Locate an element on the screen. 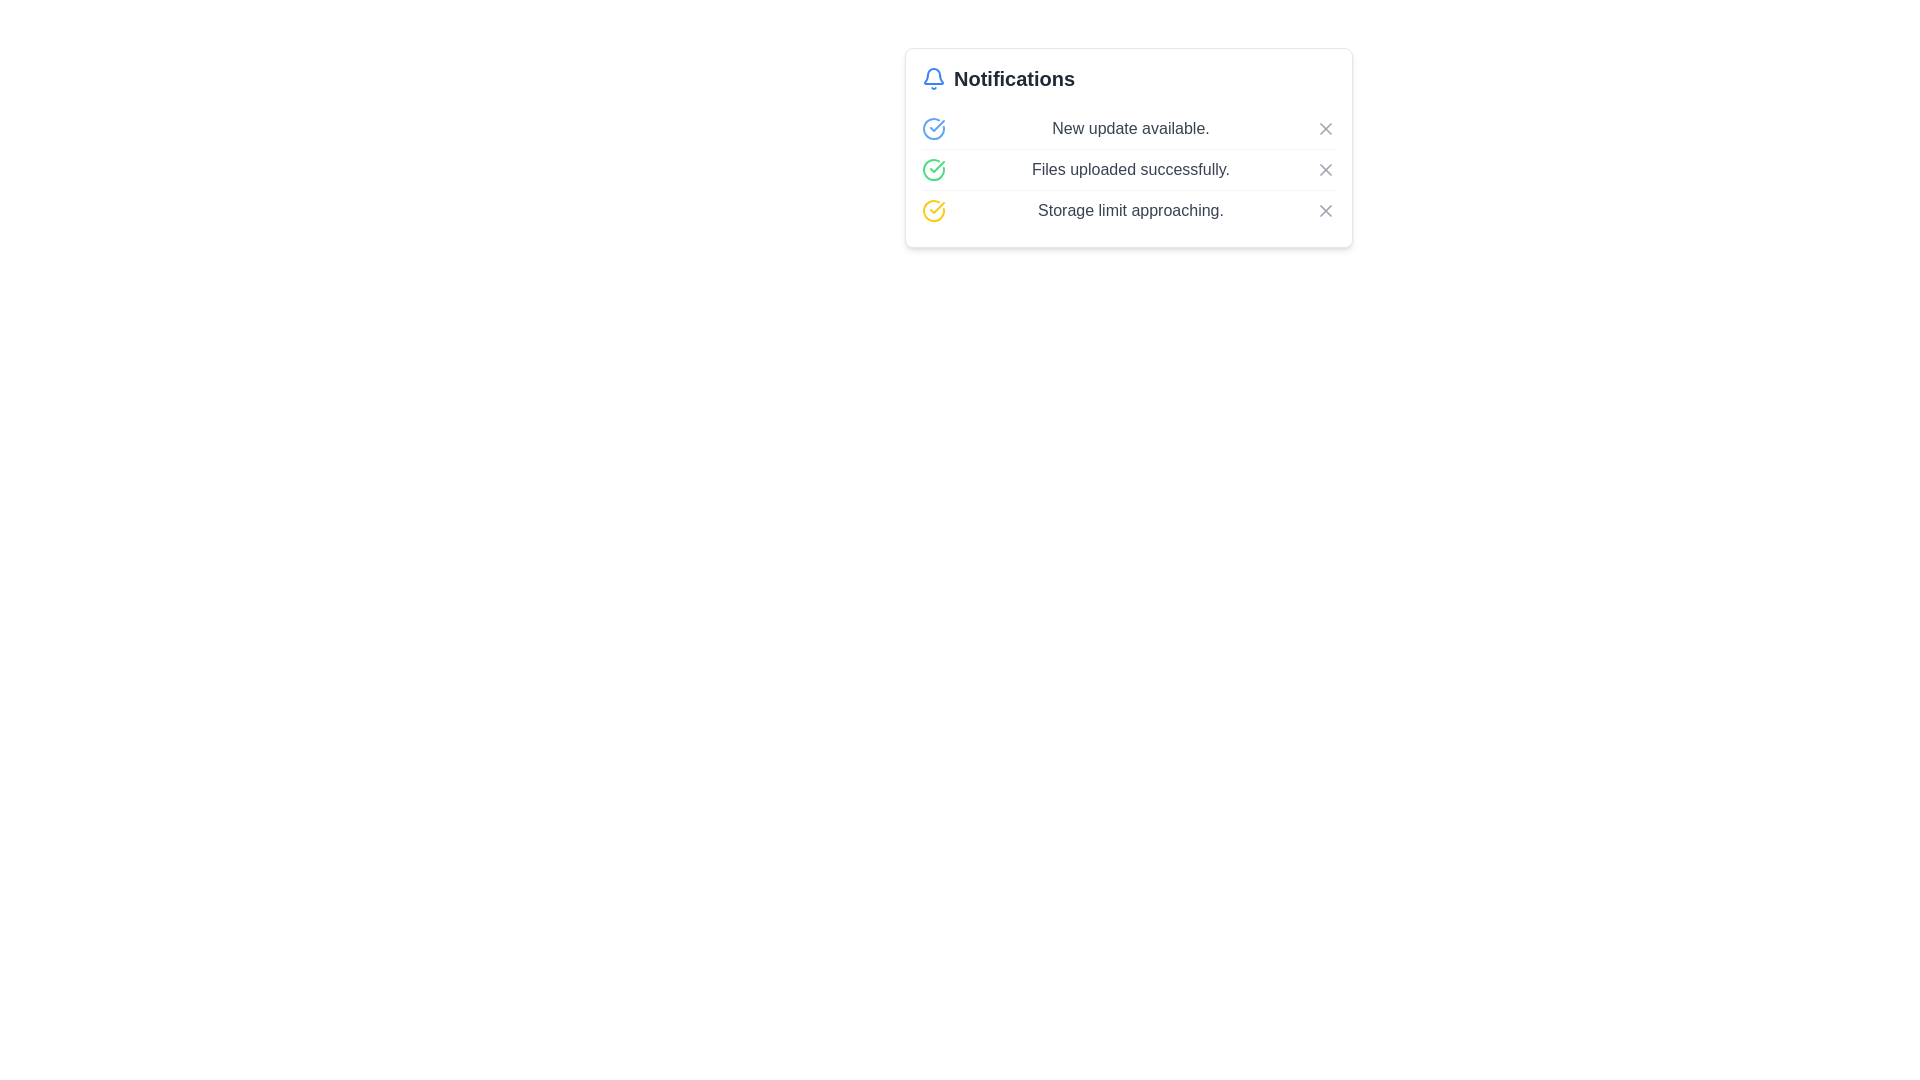 This screenshot has height=1080, width=1920. the warning icon indicating 'Storage limit approaching' in the third row of the notification list, which is the leftmost component in that row is located at coordinates (933, 211).